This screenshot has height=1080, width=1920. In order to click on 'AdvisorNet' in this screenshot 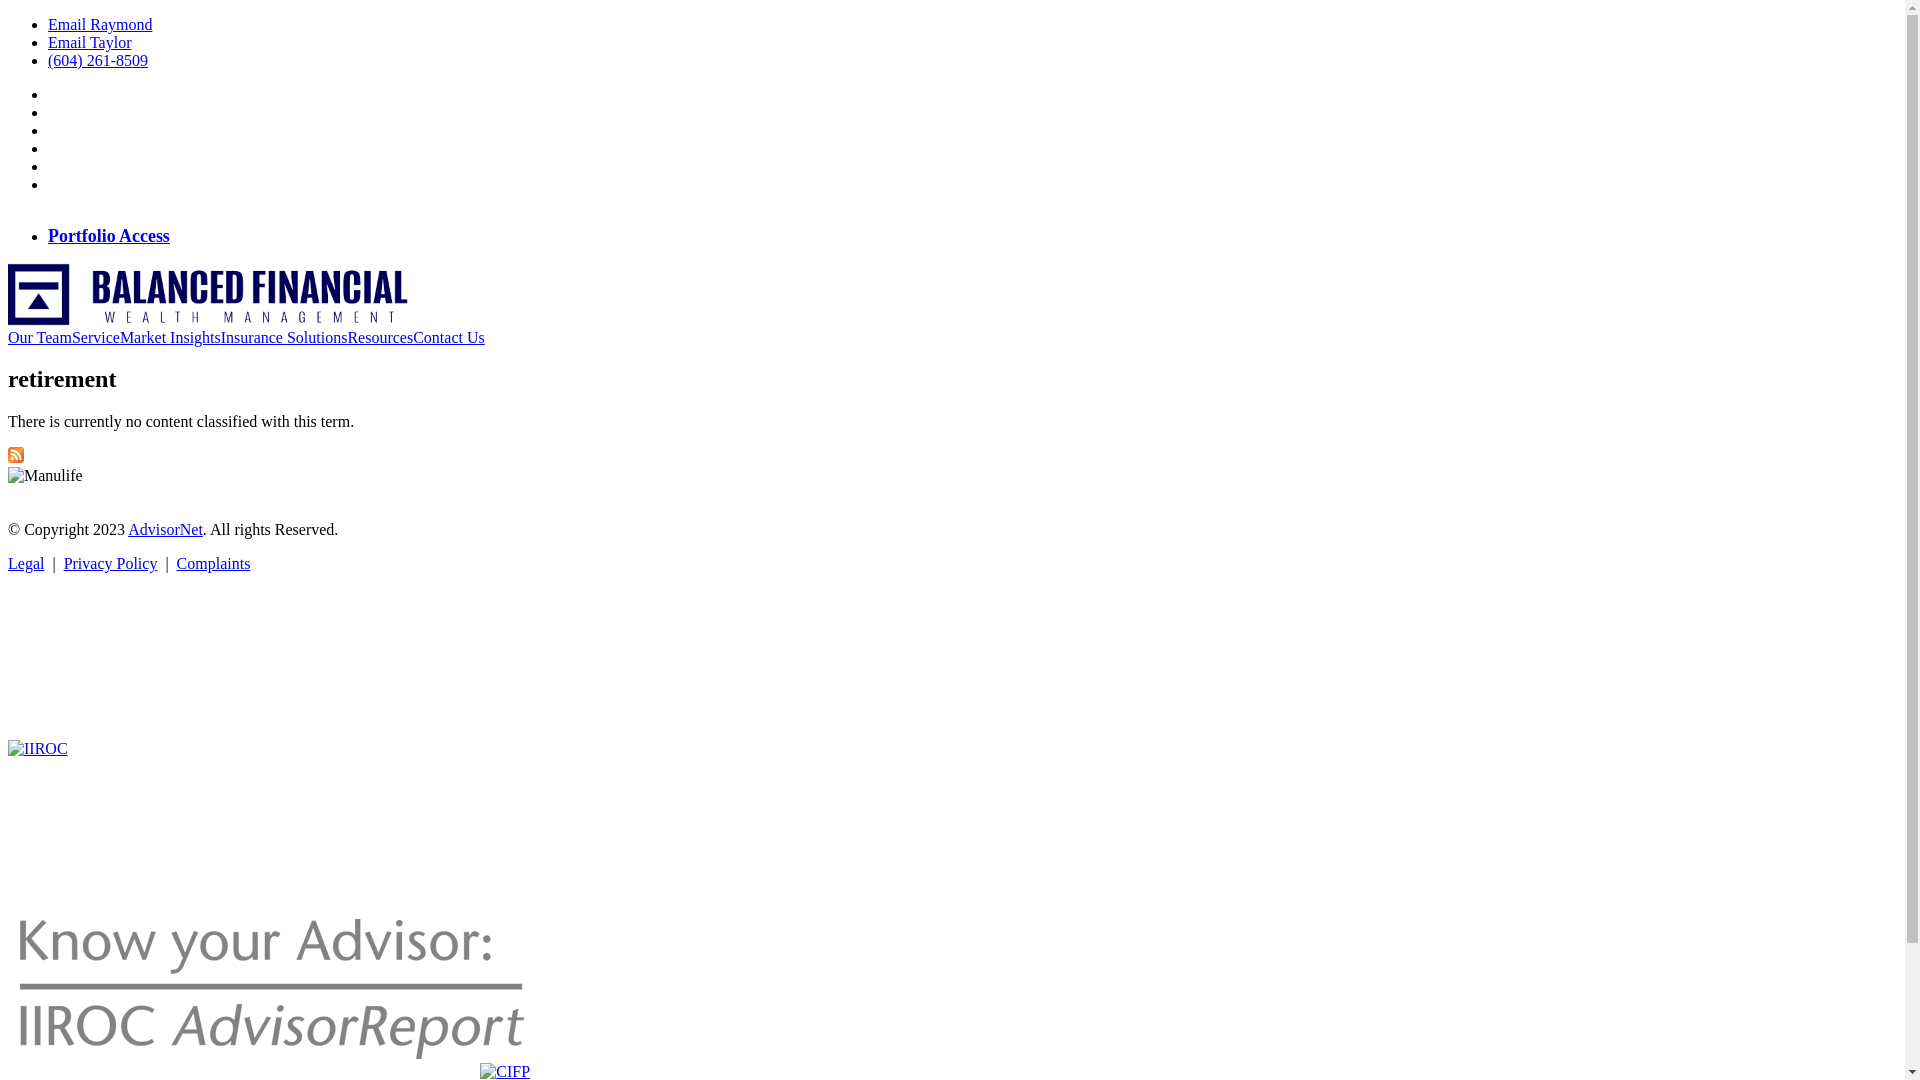, I will do `click(165, 528)`.